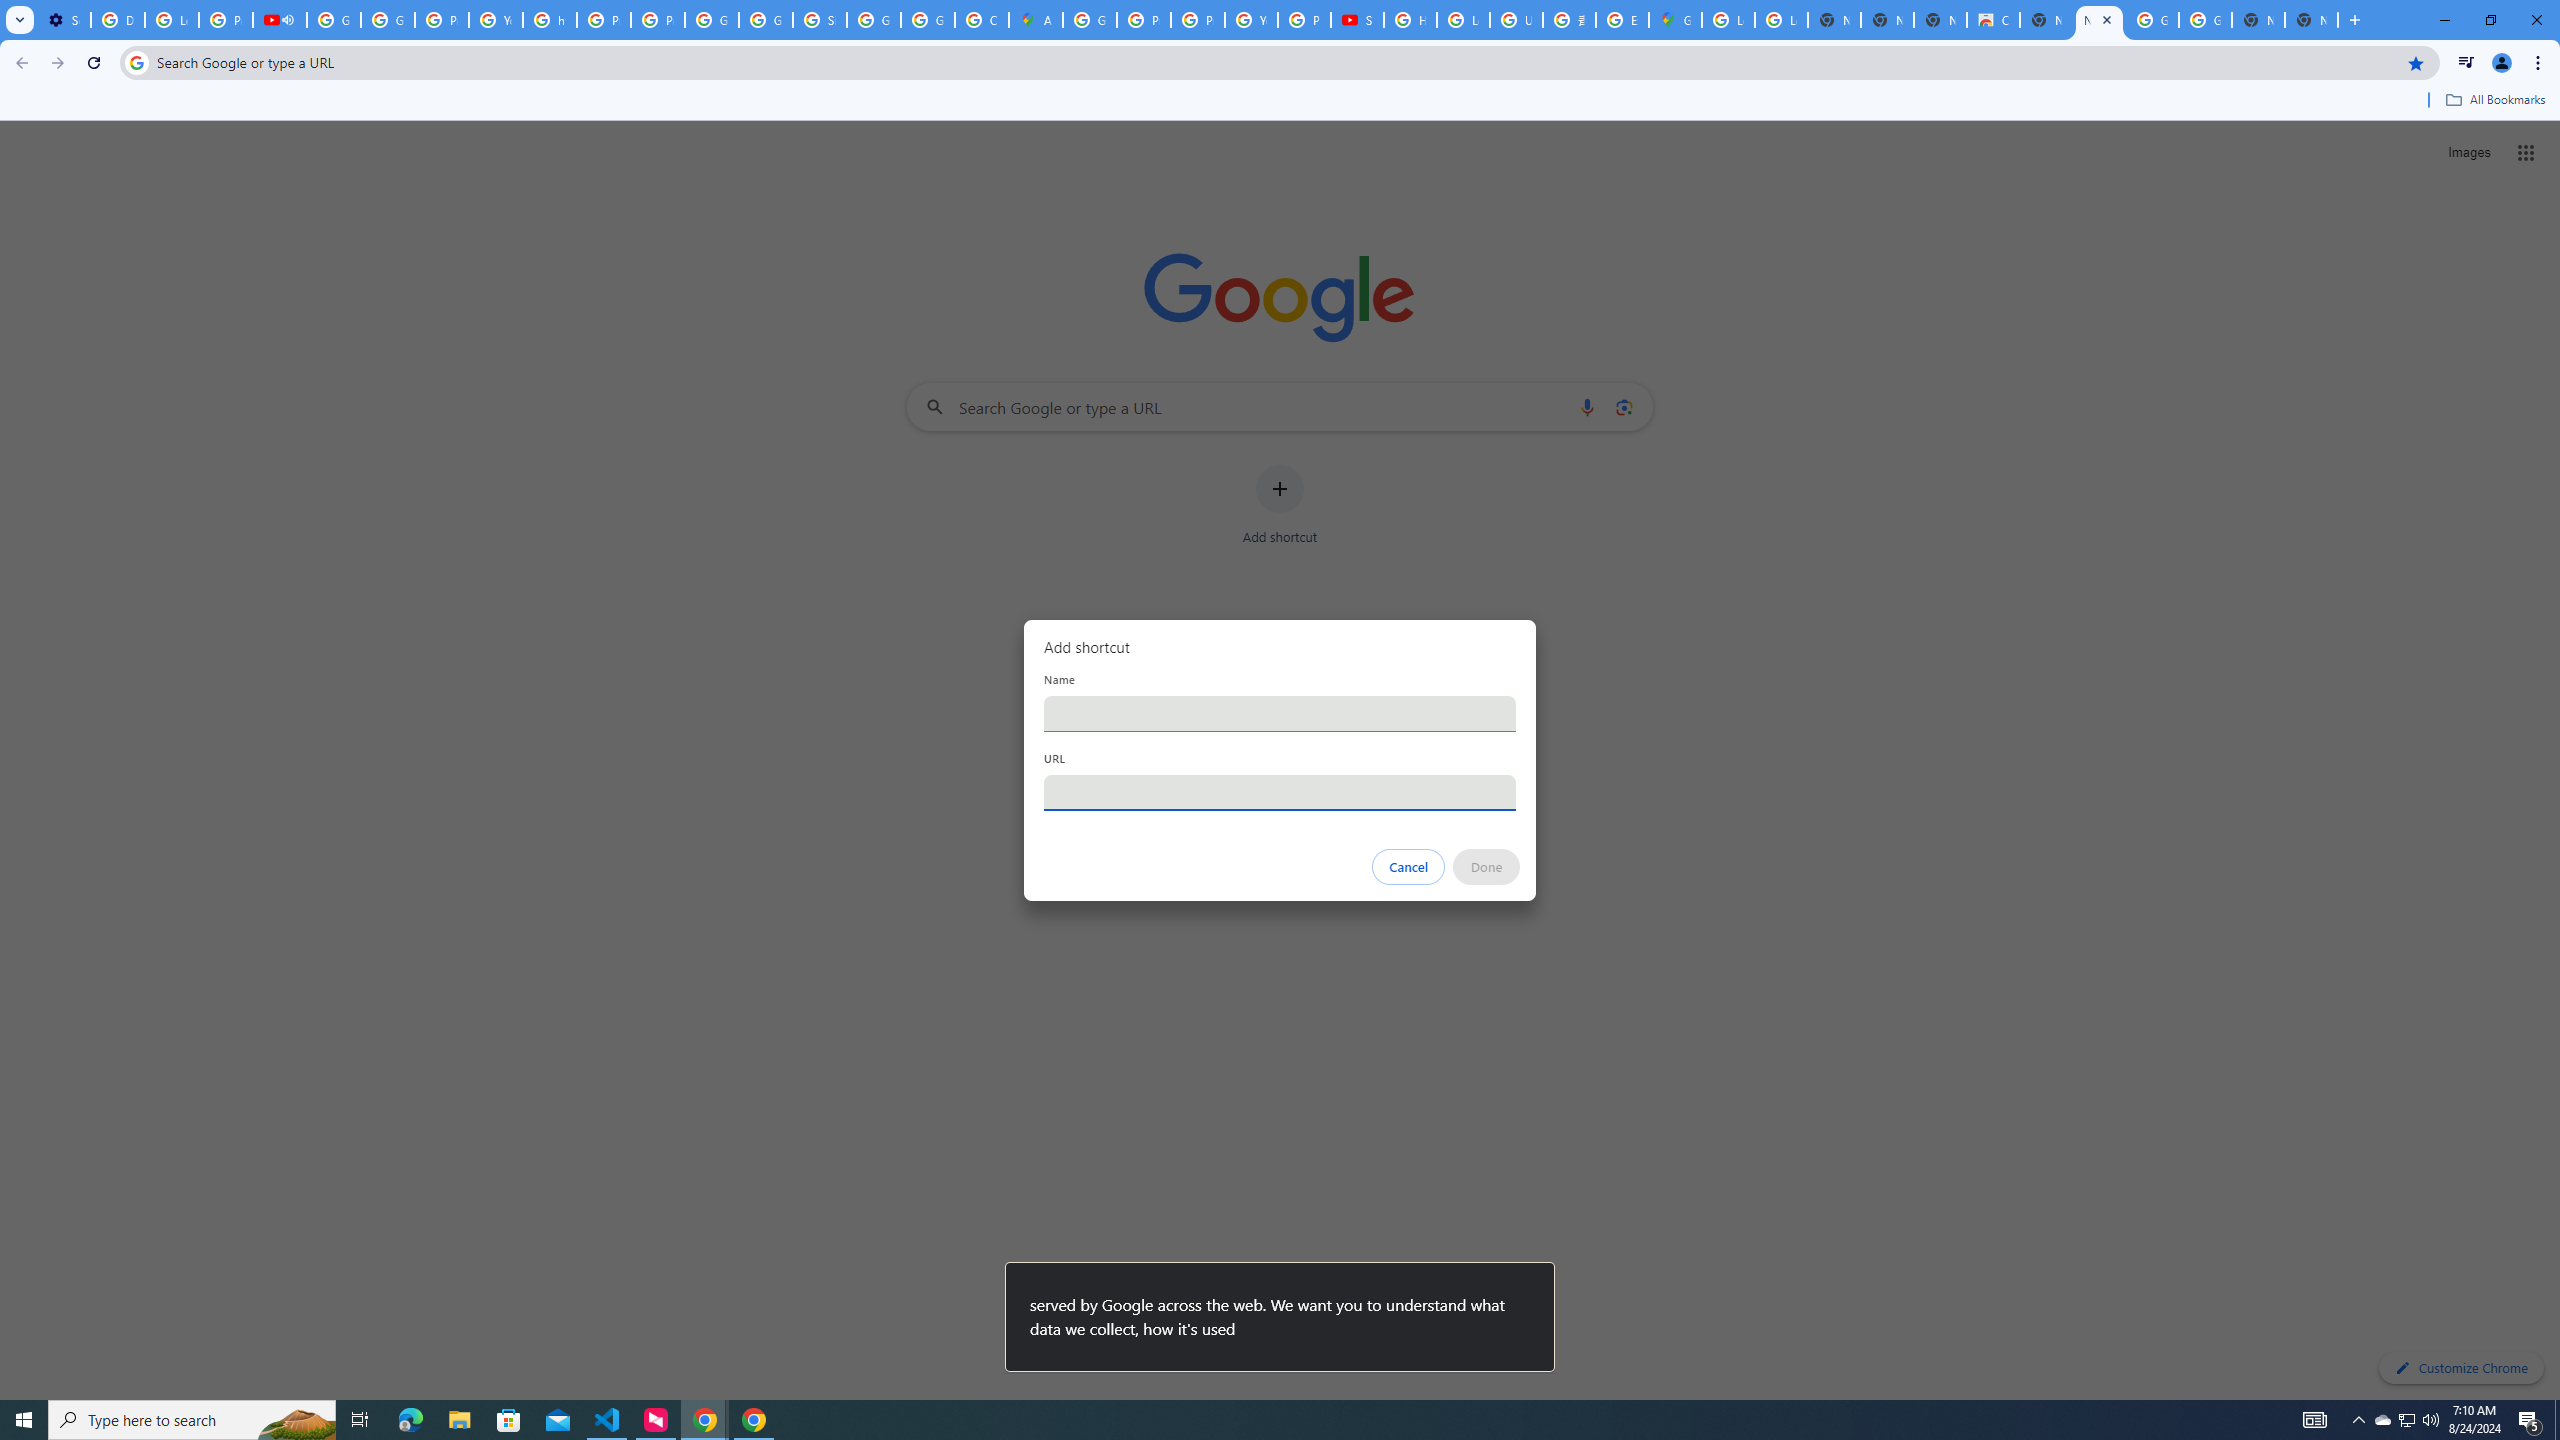 The height and width of the screenshot is (1440, 2560). I want to click on 'Search icon', so click(135, 61).